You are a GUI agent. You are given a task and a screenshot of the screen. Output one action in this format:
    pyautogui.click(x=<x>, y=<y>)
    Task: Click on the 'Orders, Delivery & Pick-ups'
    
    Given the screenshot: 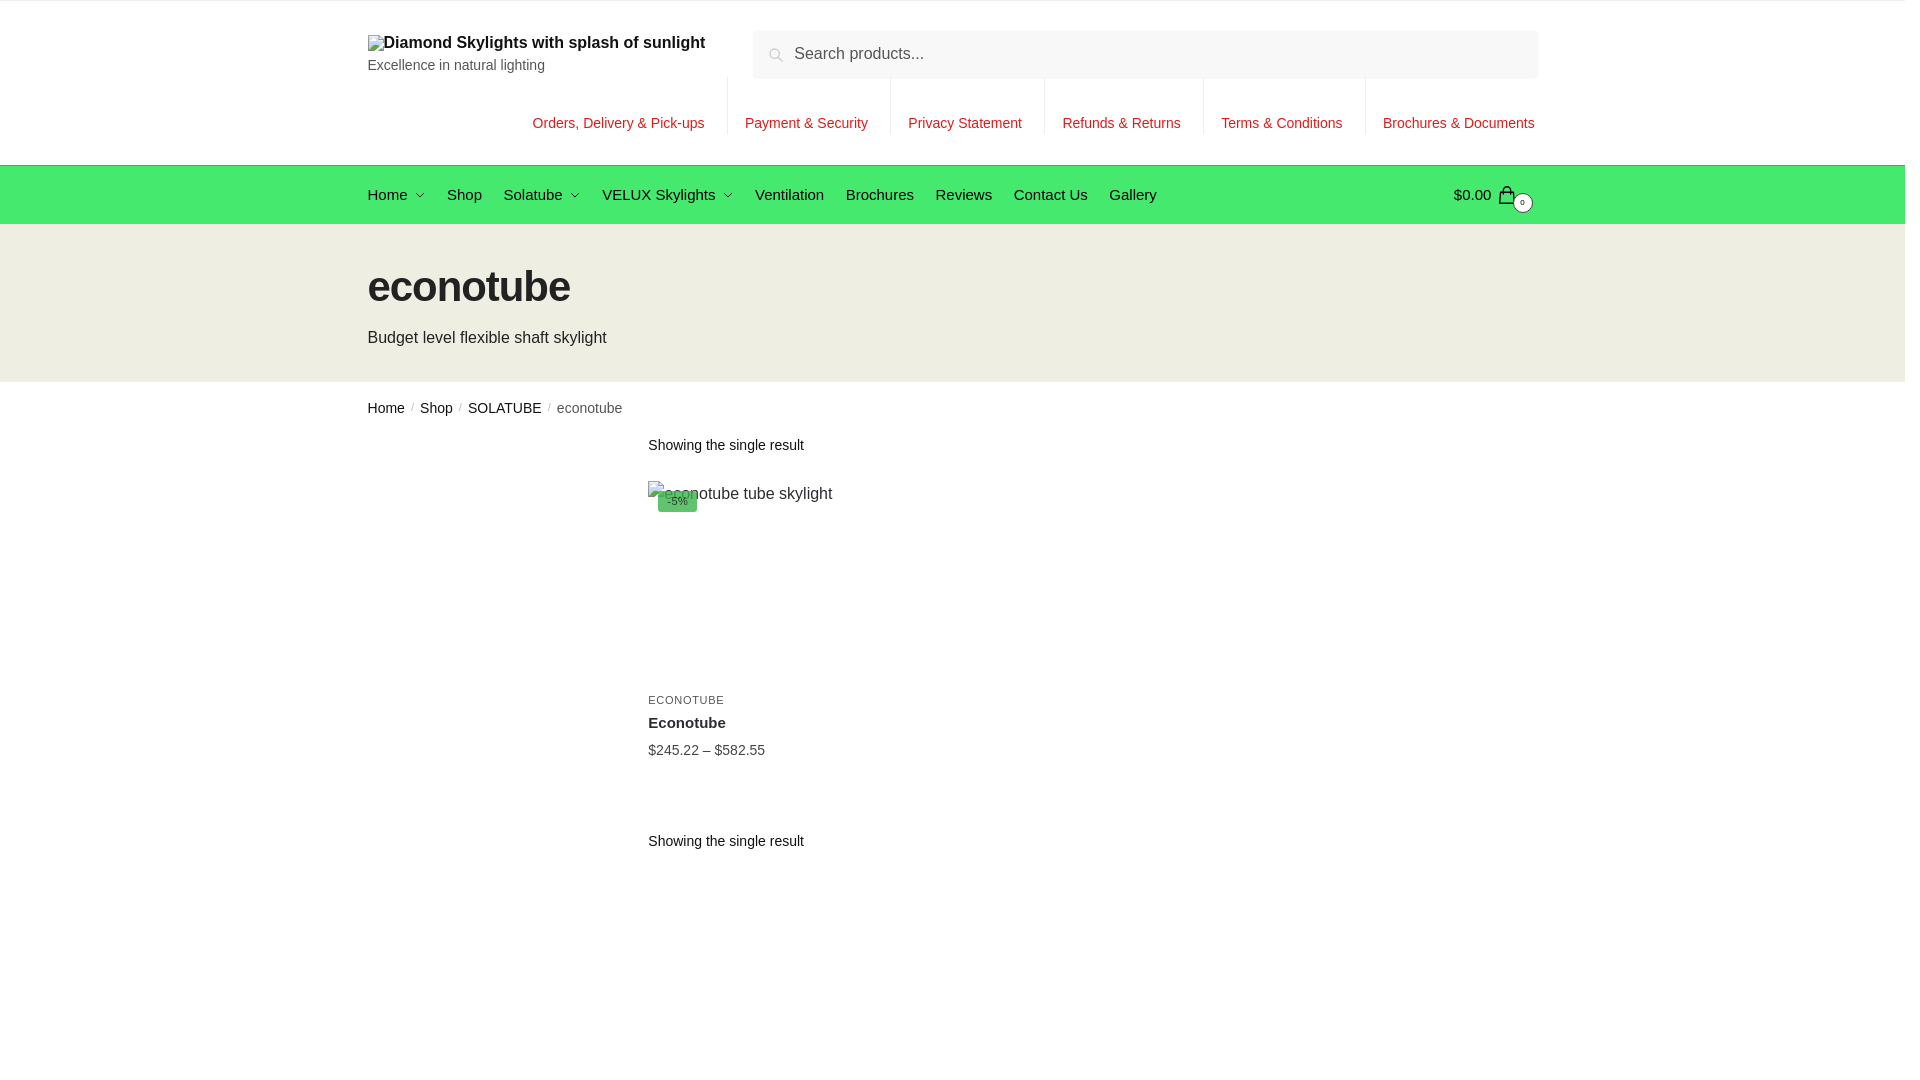 What is the action you would take?
    pyautogui.click(x=519, y=105)
    